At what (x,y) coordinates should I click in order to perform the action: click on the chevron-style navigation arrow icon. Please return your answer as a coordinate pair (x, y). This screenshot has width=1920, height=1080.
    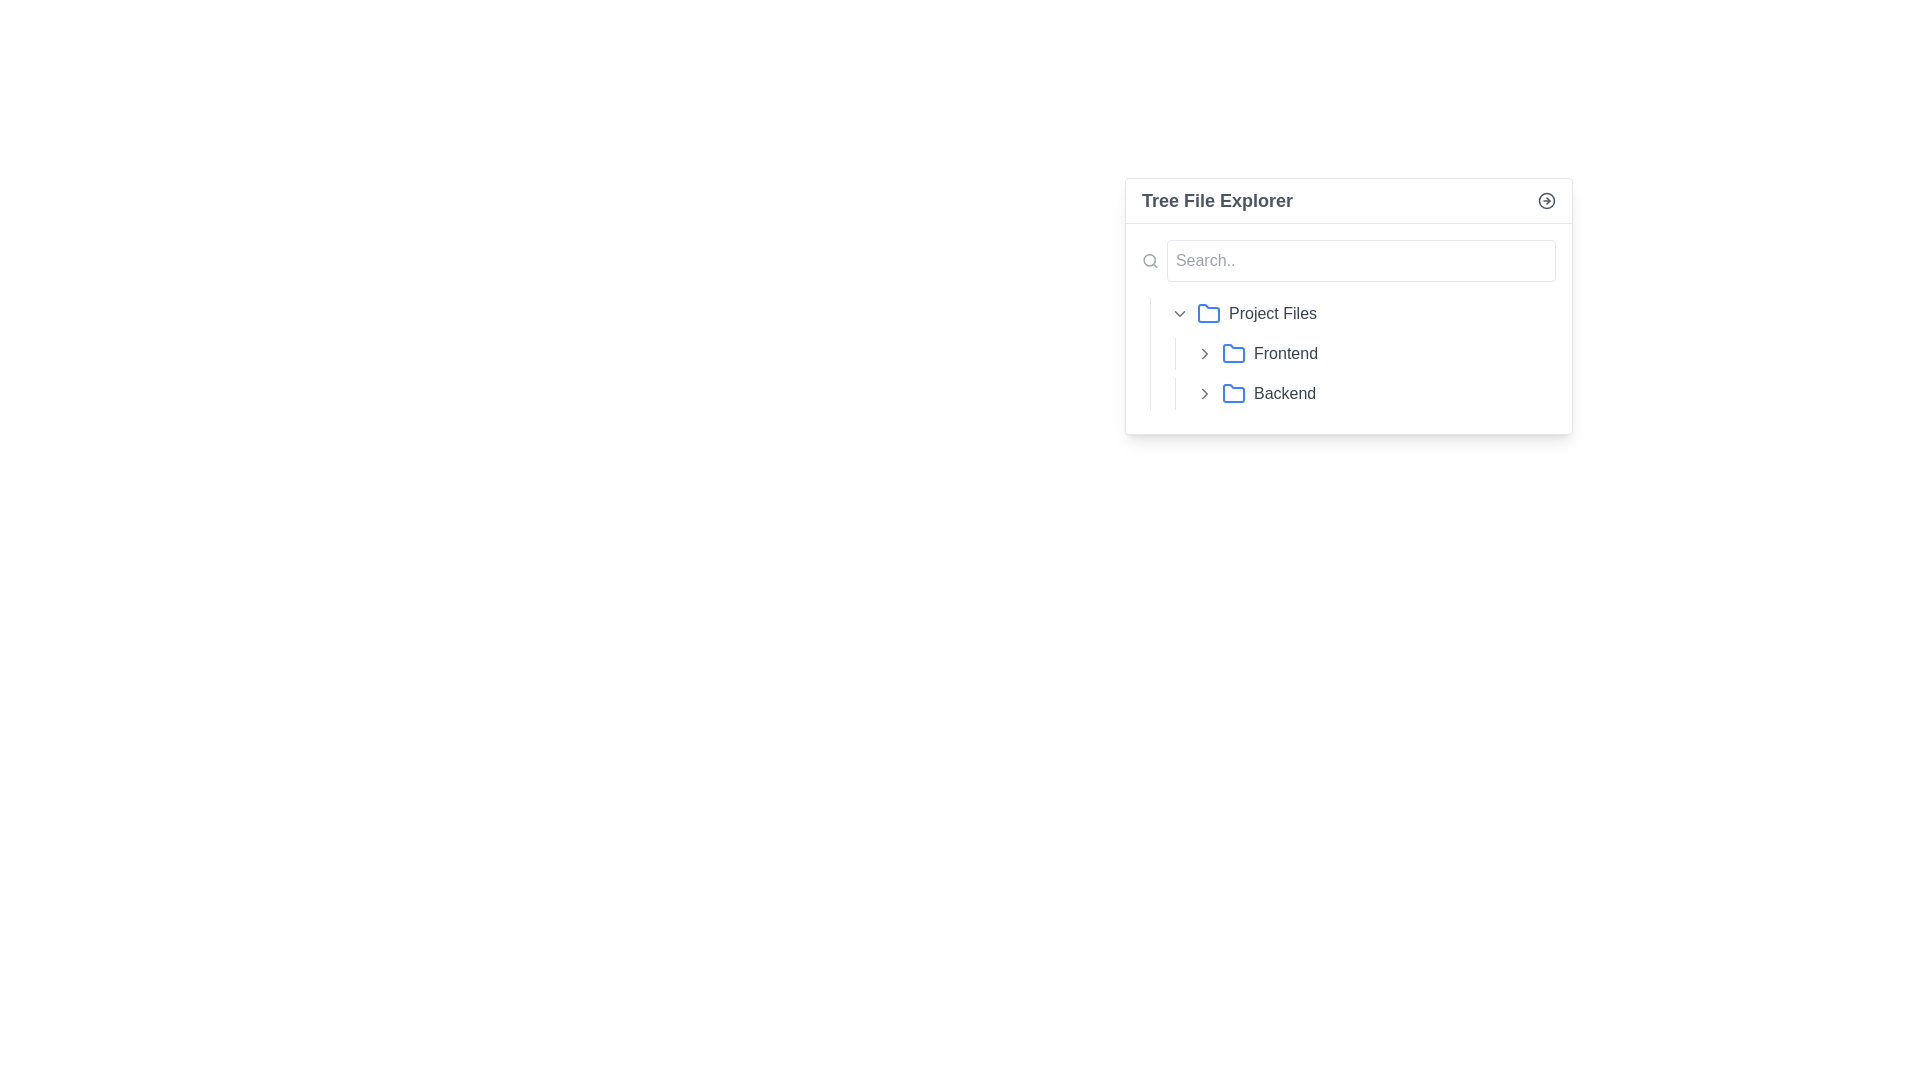
    Looking at the image, I should click on (1203, 353).